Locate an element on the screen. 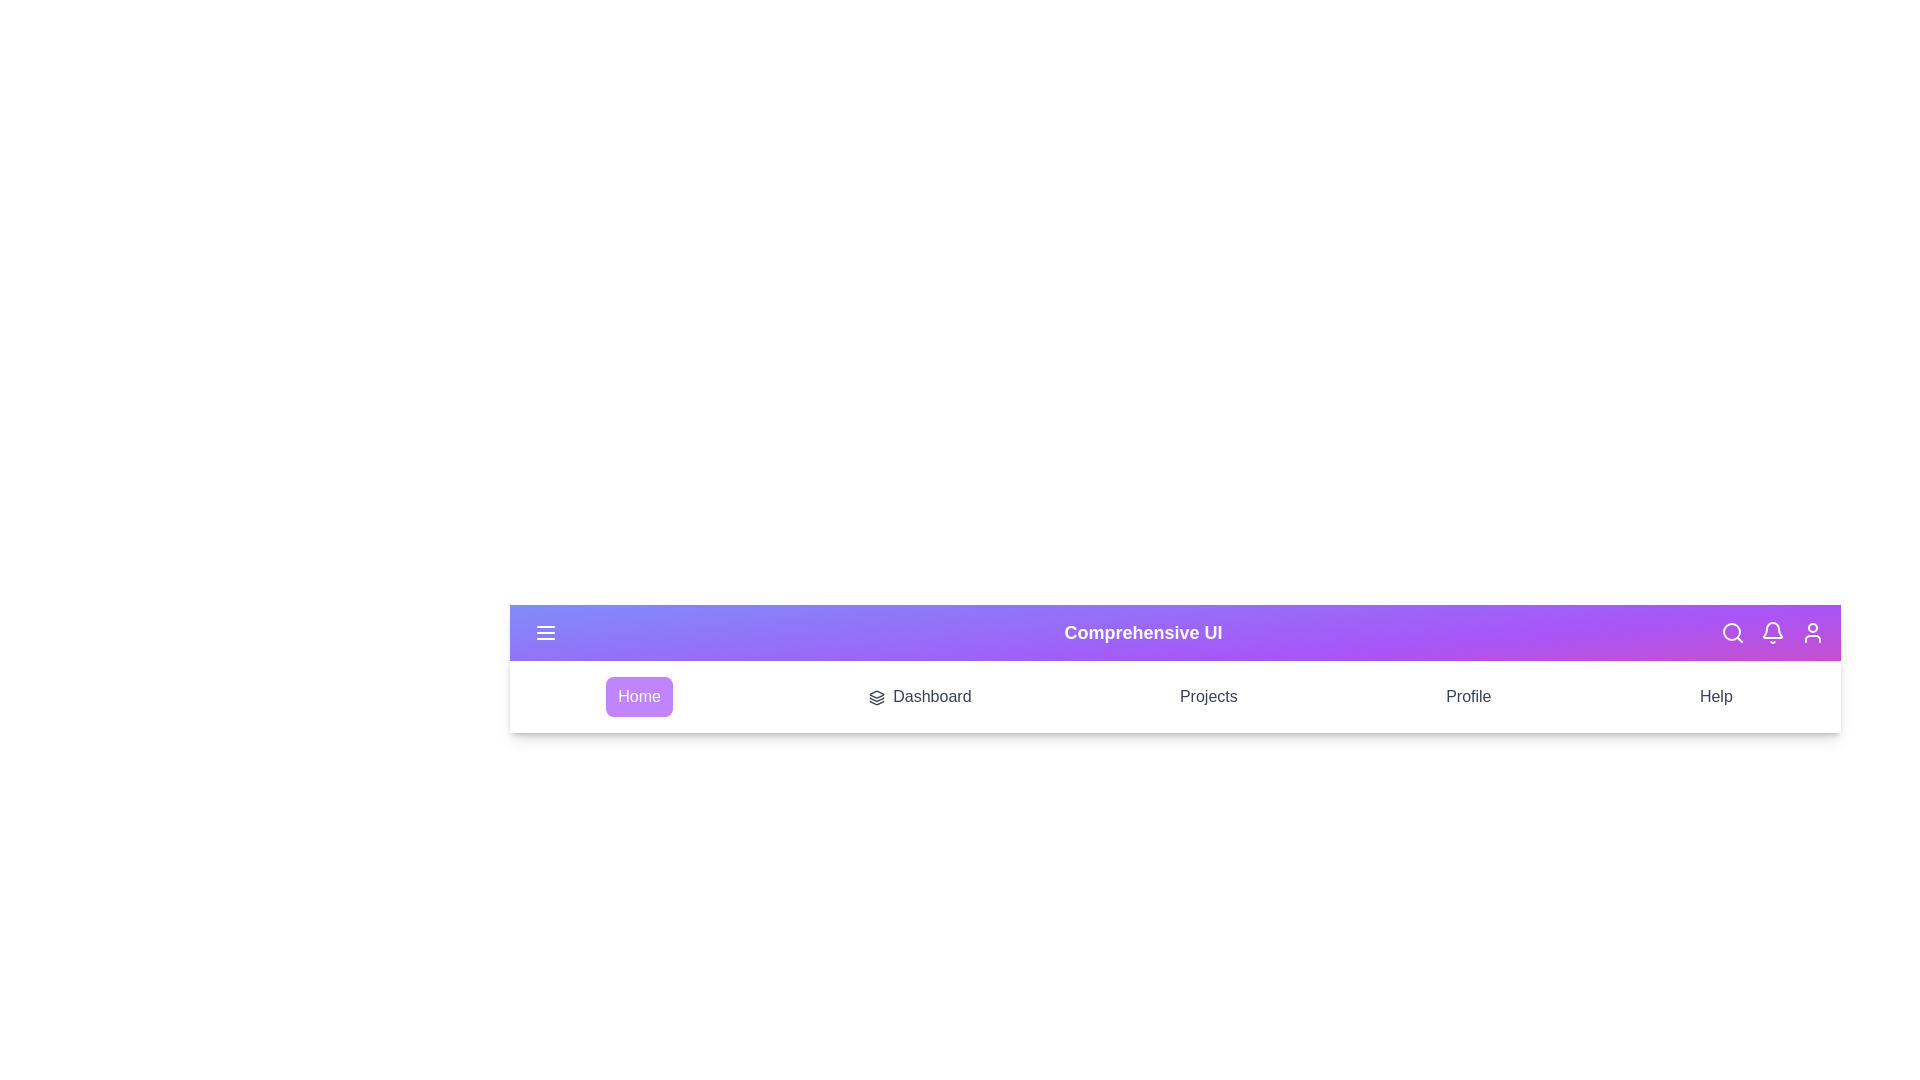 The width and height of the screenshot is (1920, 1080). the Profile section from the navigation menu is located at coordinates (1468, 696).